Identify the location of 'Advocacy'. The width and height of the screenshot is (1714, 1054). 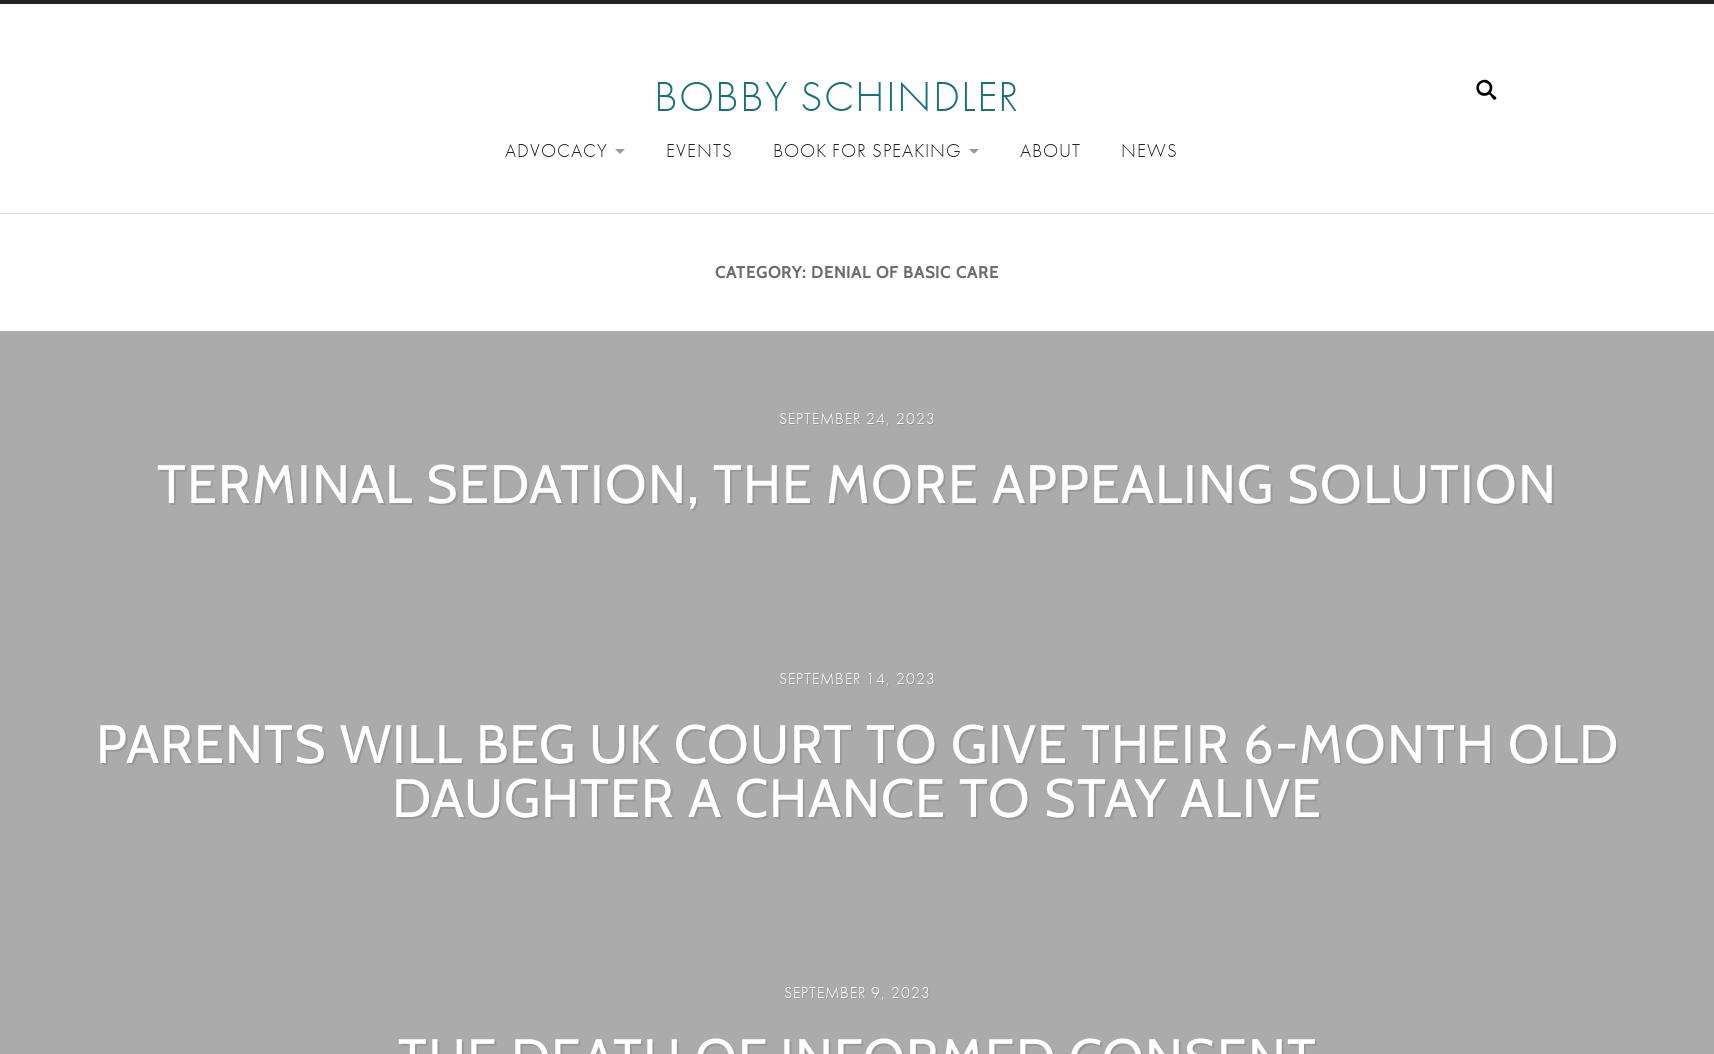
(555, 150).